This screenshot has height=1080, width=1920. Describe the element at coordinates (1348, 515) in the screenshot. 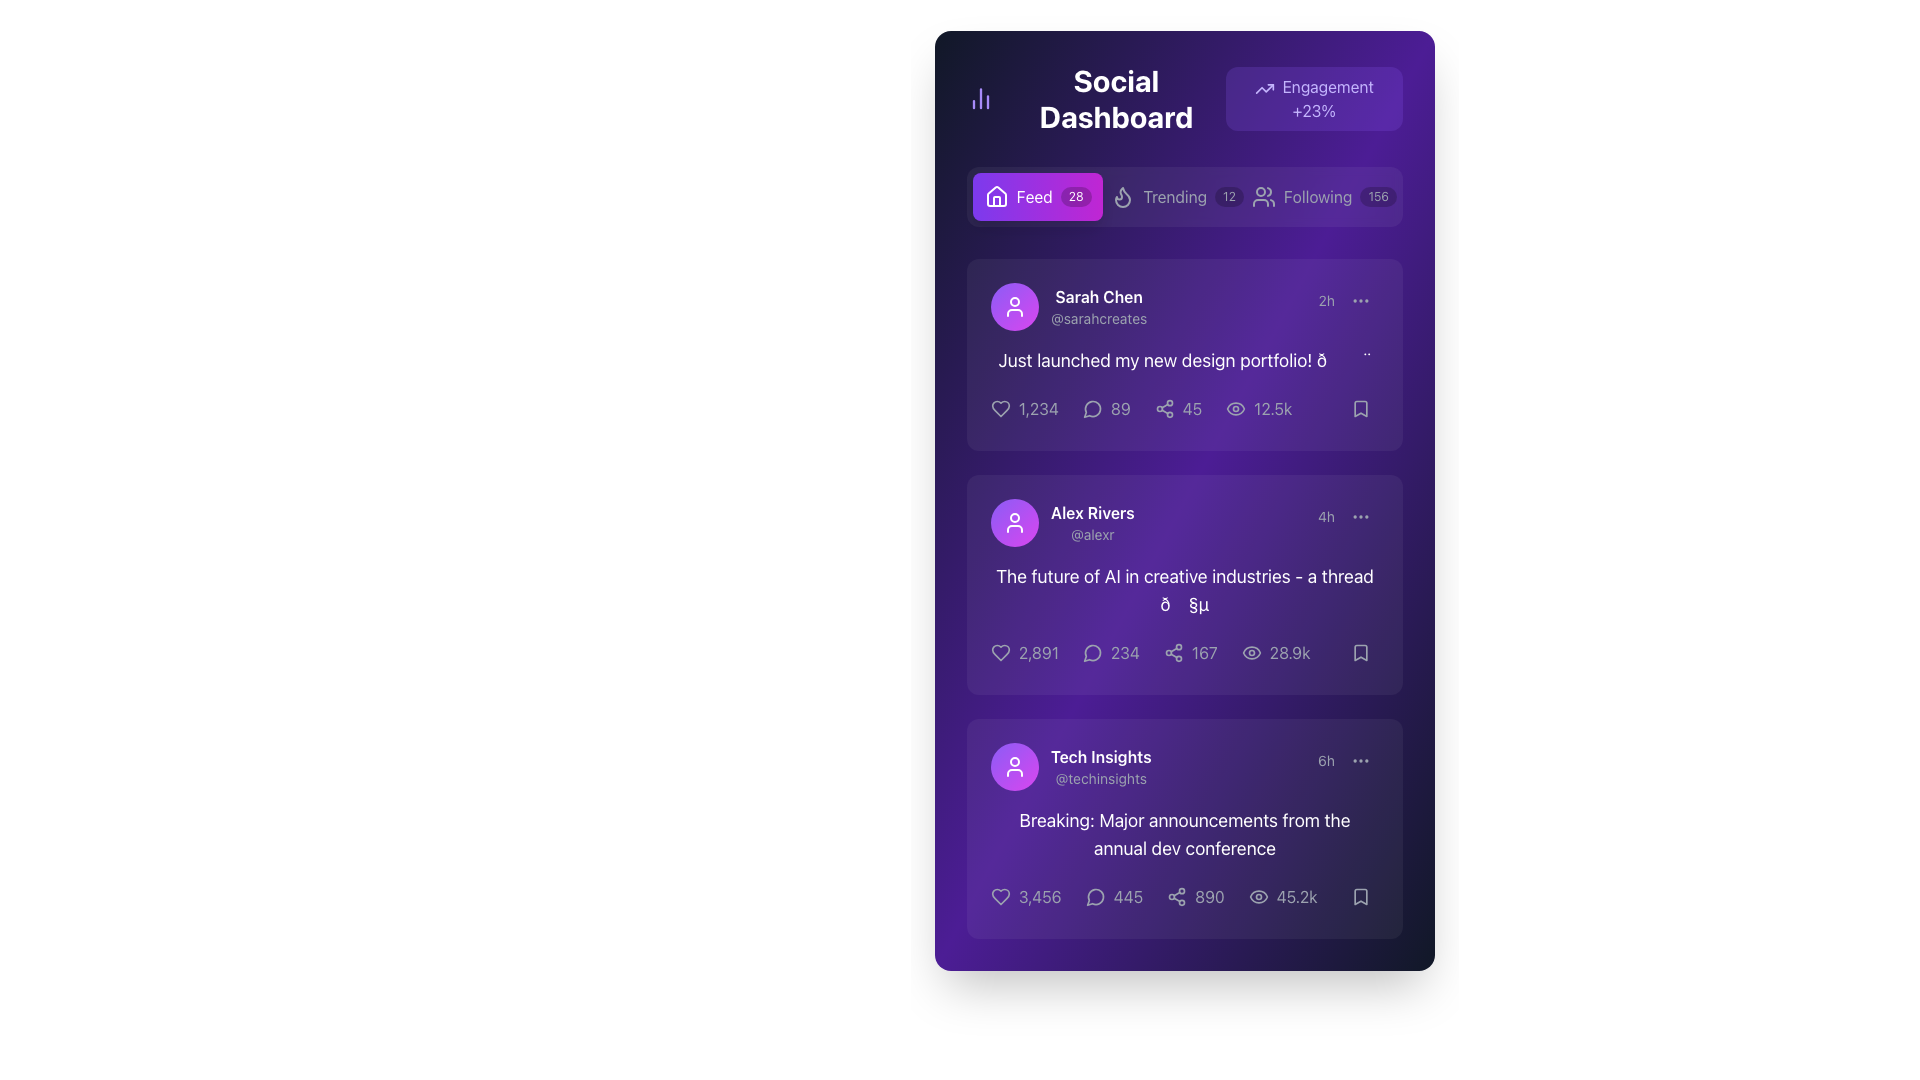

I see `timestamp '4h' from the compact UI component located in the top-right corner of the post by 'Alex Rivers', which consists of the text '4h' and a three-dot options icon` at that location.